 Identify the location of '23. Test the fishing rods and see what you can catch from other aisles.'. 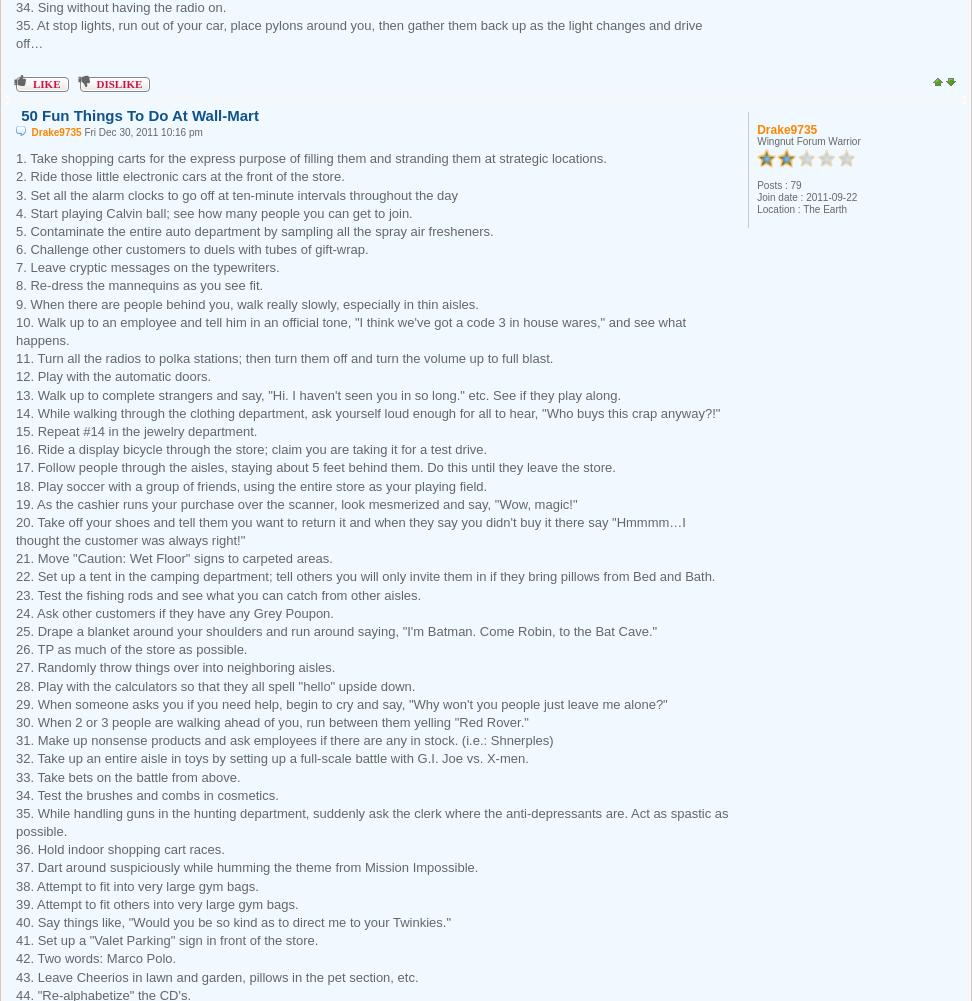
(16, 594).